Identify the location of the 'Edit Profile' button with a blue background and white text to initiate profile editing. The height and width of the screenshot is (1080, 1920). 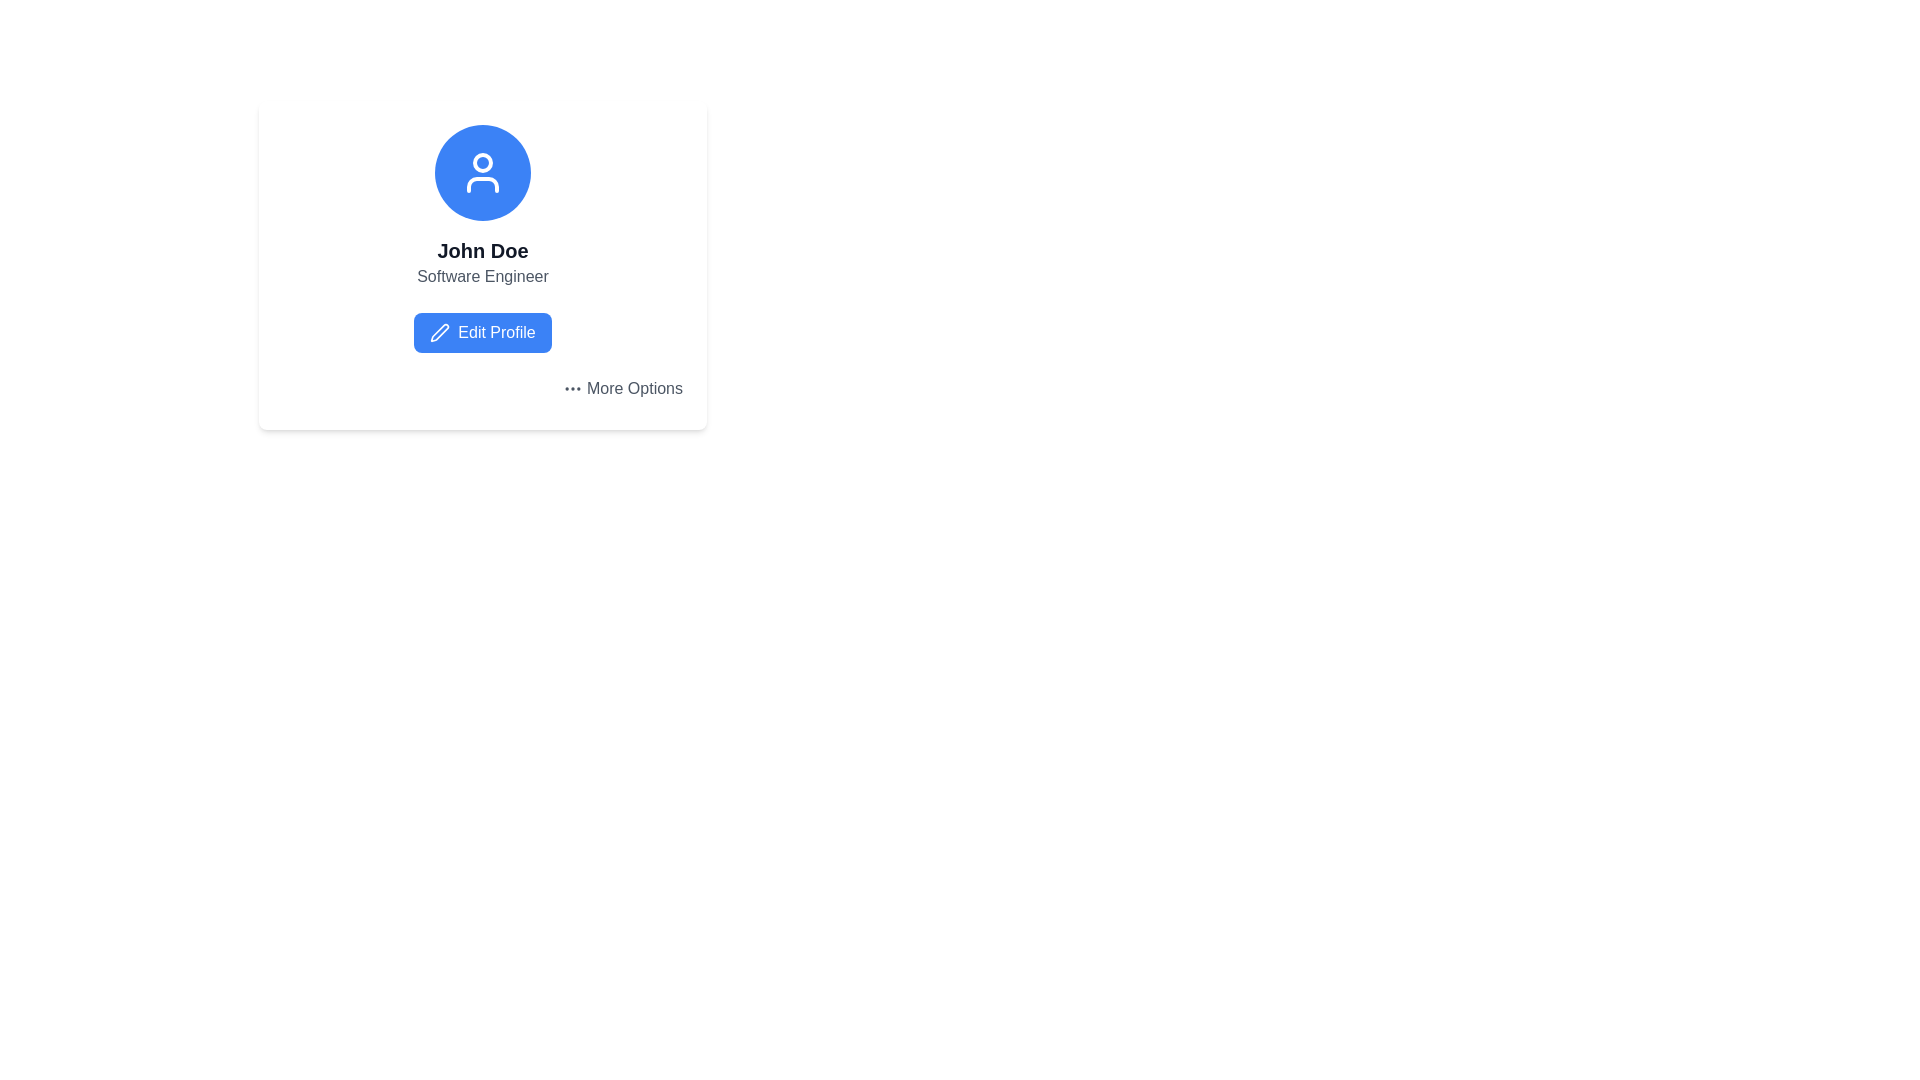
(483, 331).